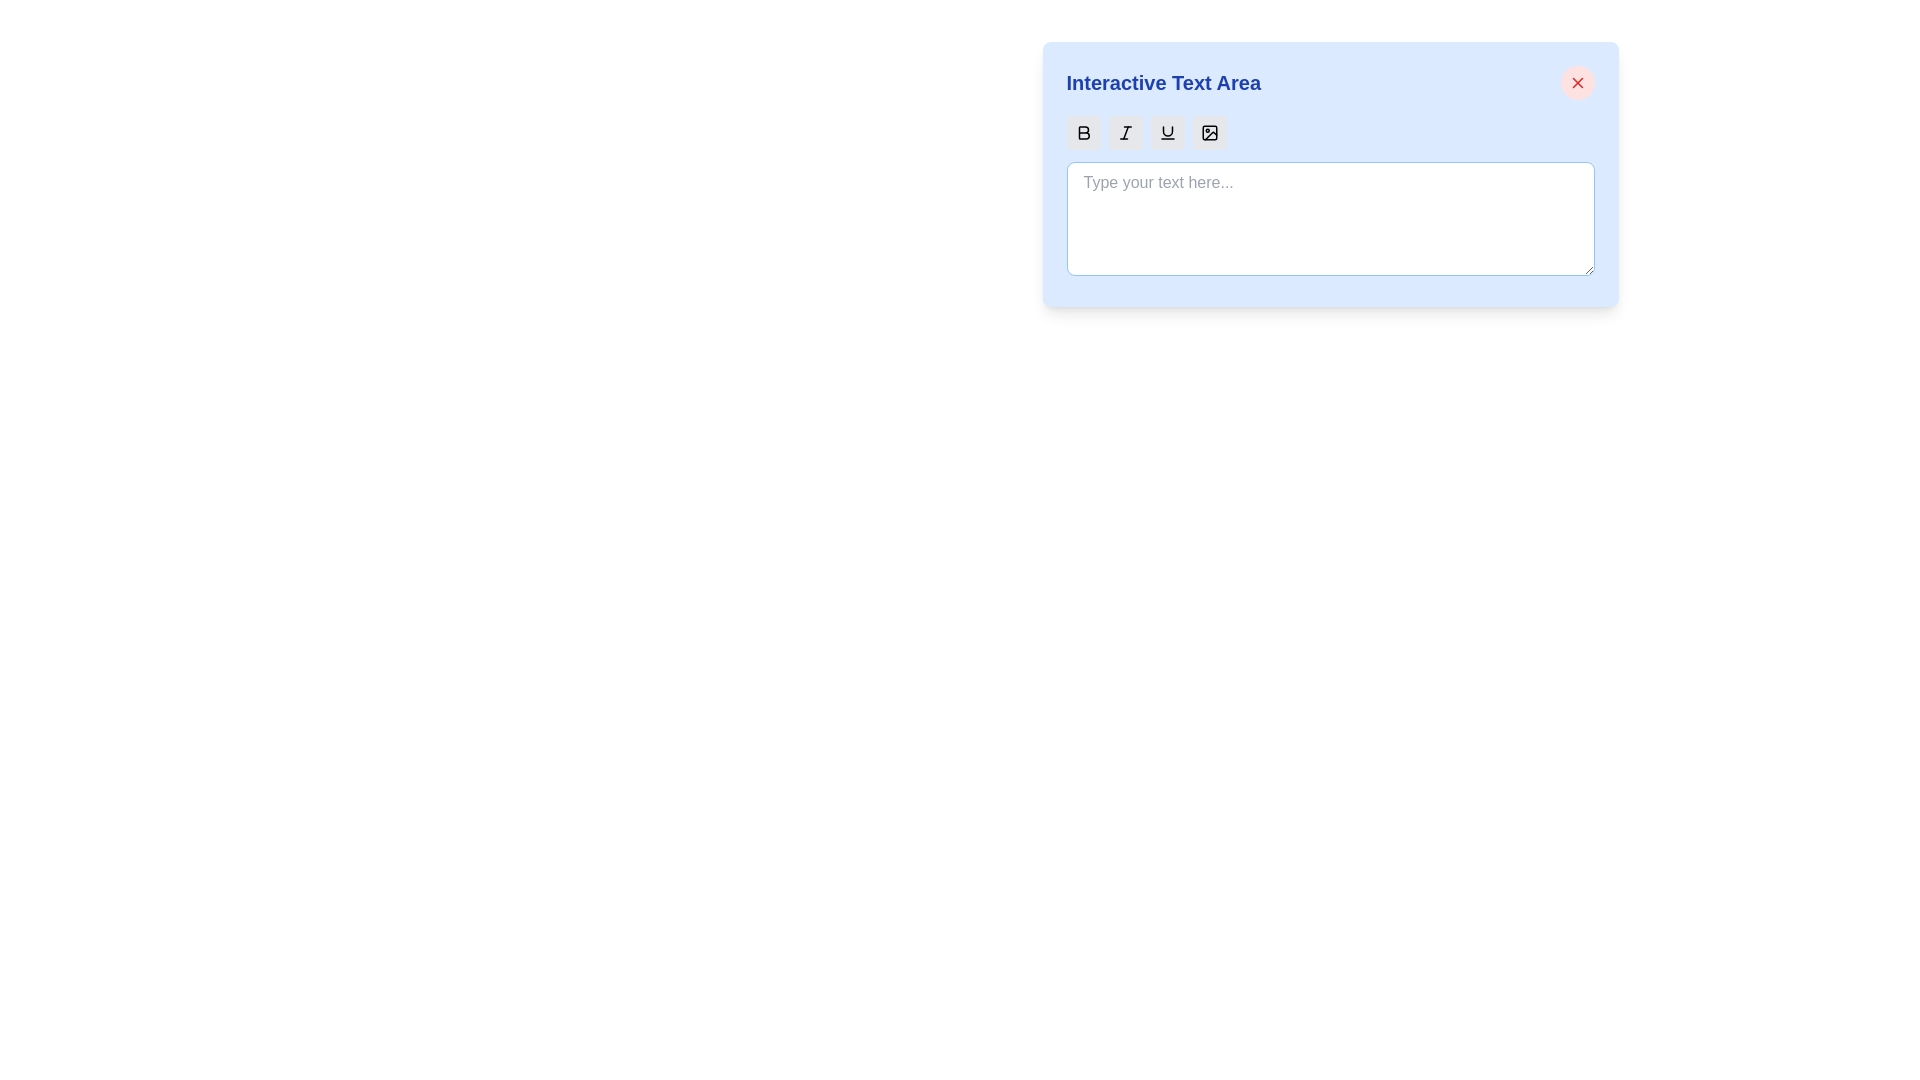  Describe the element at coordinates (1576, 82) in the screenshot. I see `the red X icon in the top-right corner of the light blue 'Interactive Text Area' box` at that location.